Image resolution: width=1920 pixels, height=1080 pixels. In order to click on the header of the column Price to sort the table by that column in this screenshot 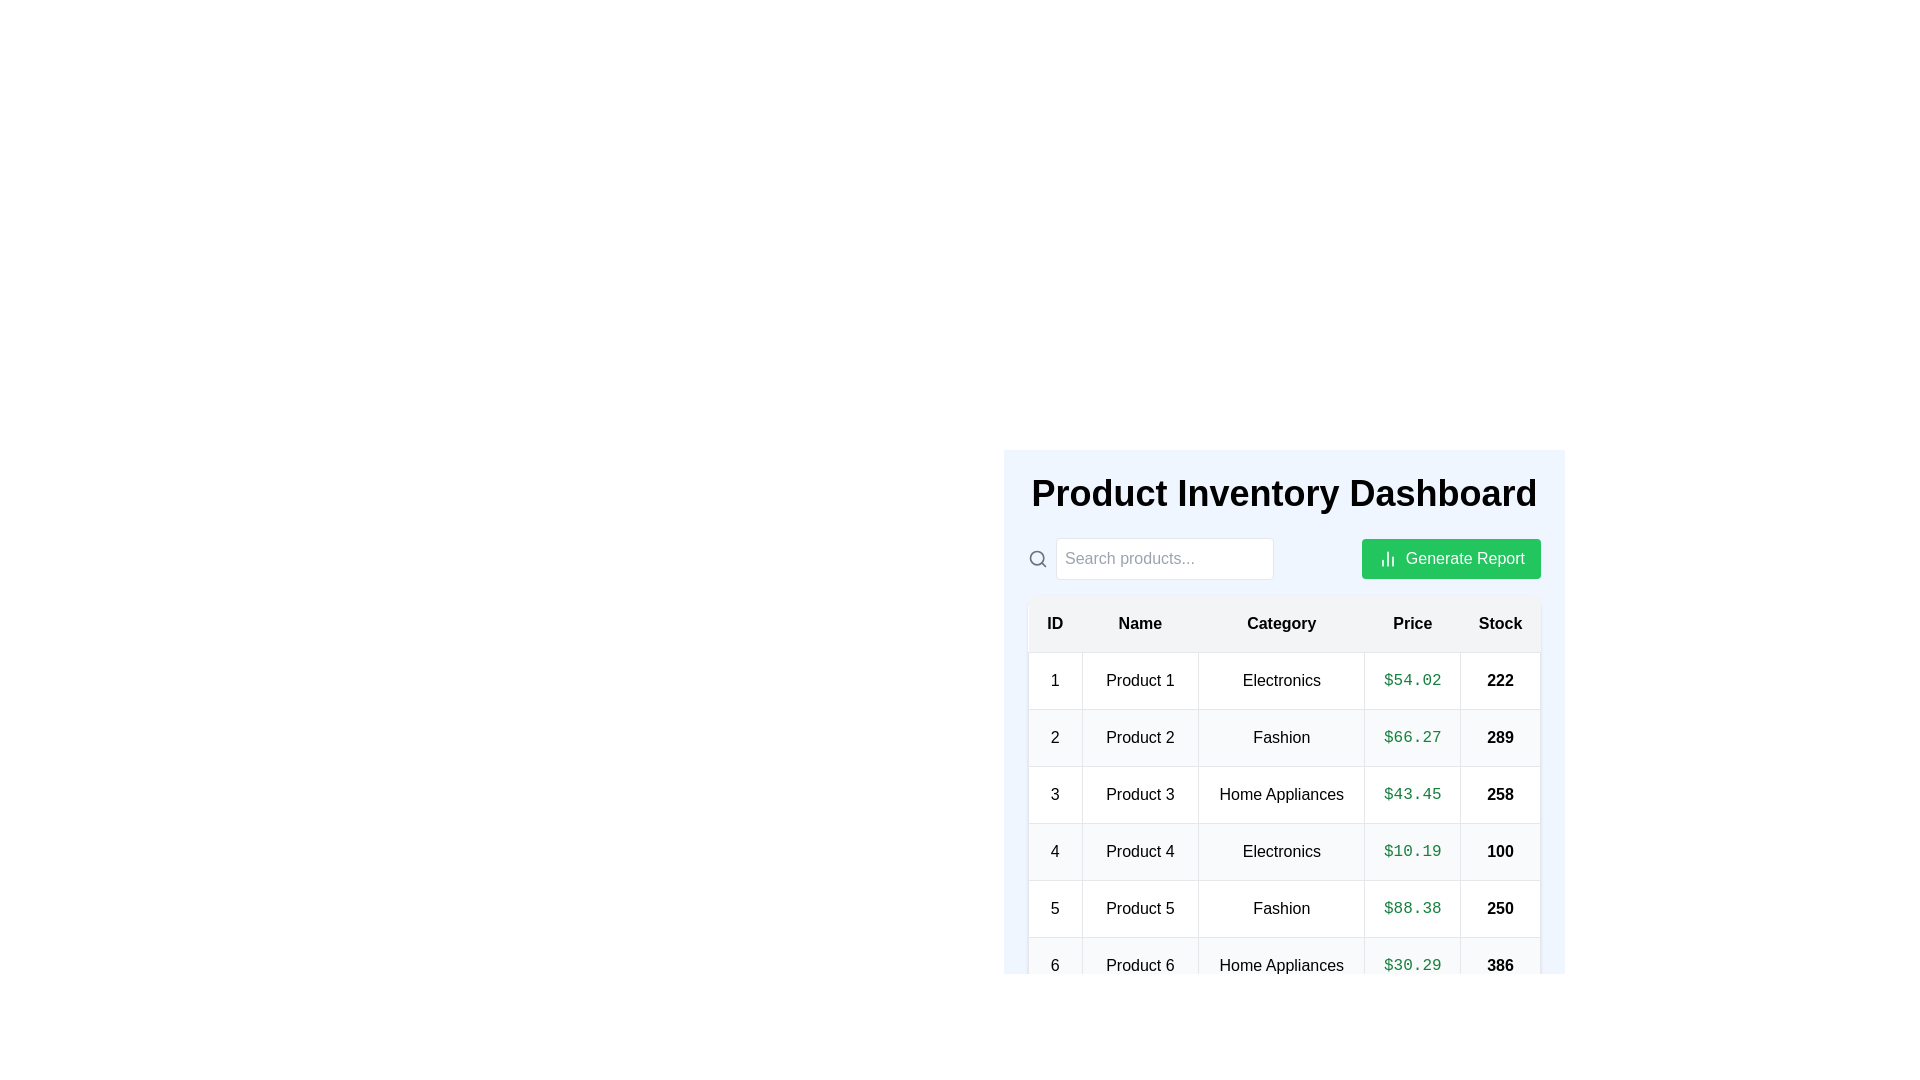, I will do `click(1411, 623)`.